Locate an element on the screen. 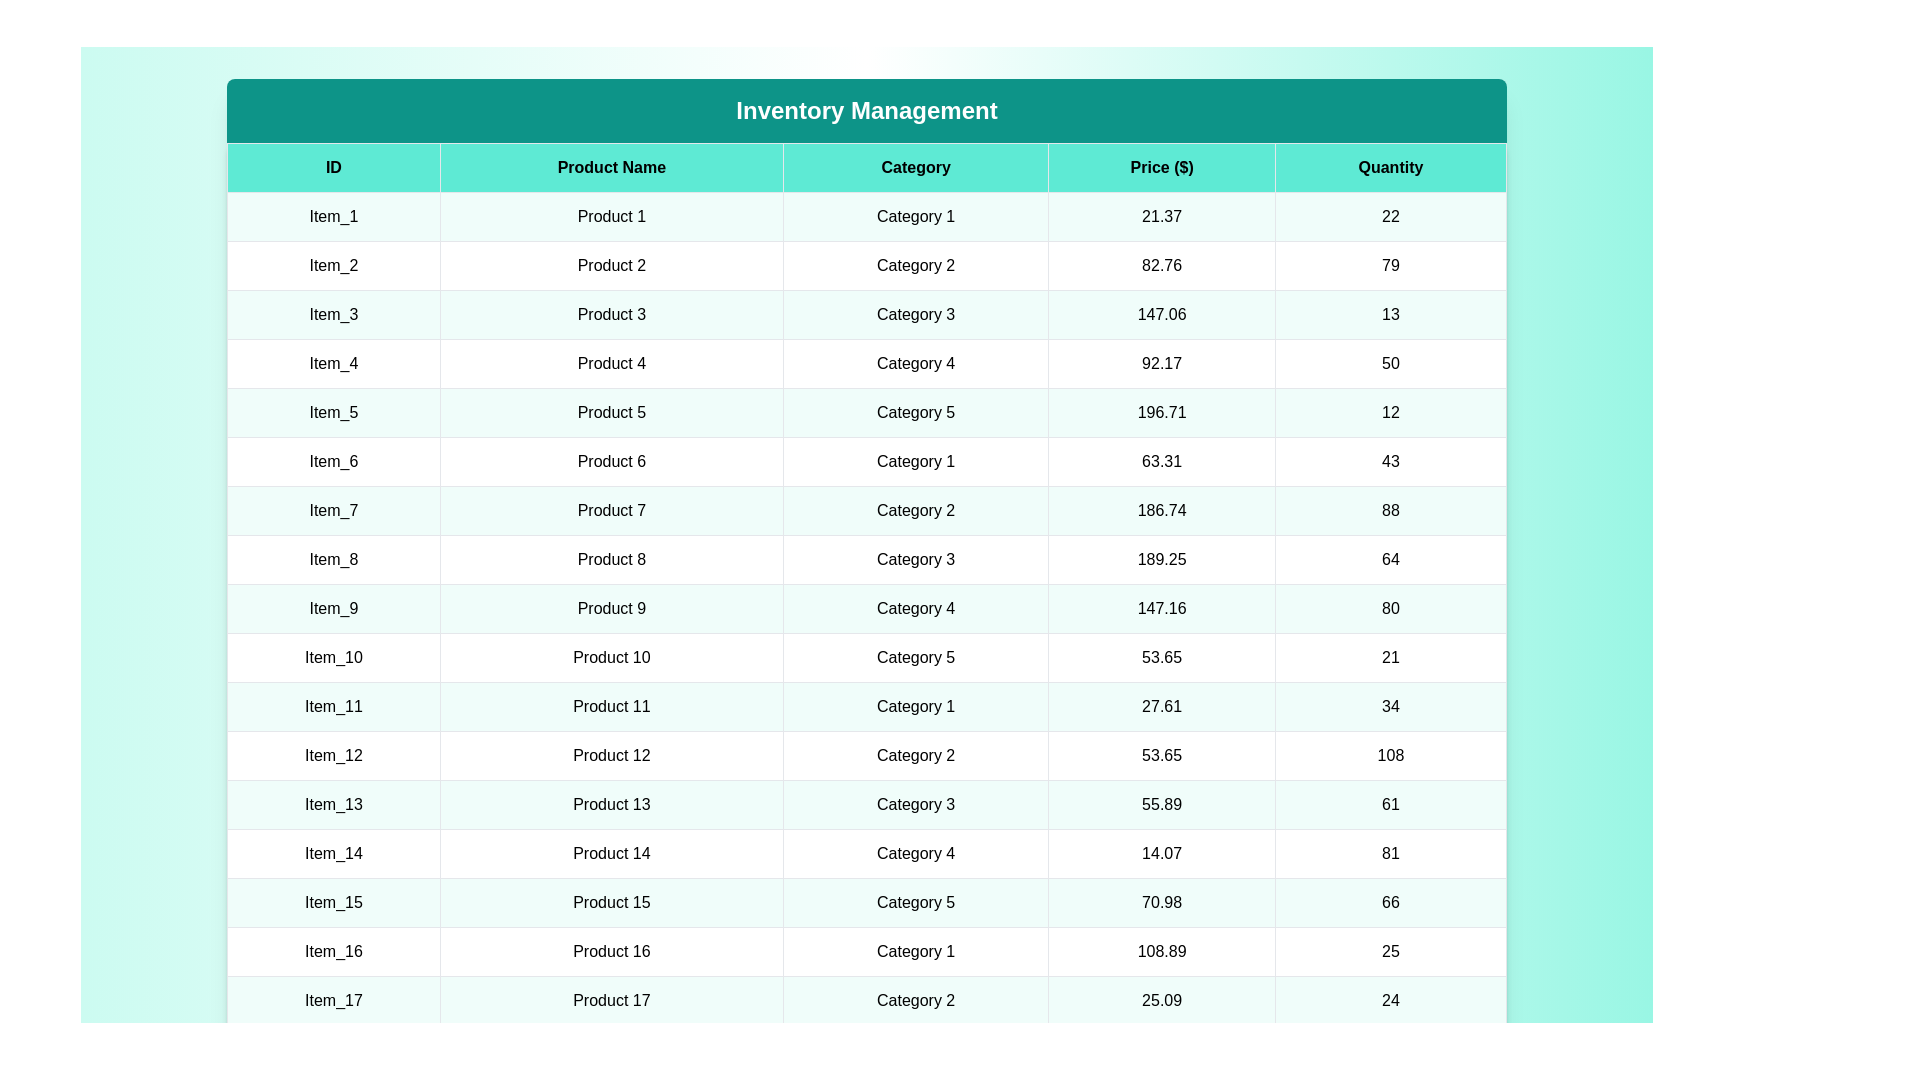 This screenshot has height=1080, width=1920. the column header Category to sort the table by that column is located at coordinates (915, 167).